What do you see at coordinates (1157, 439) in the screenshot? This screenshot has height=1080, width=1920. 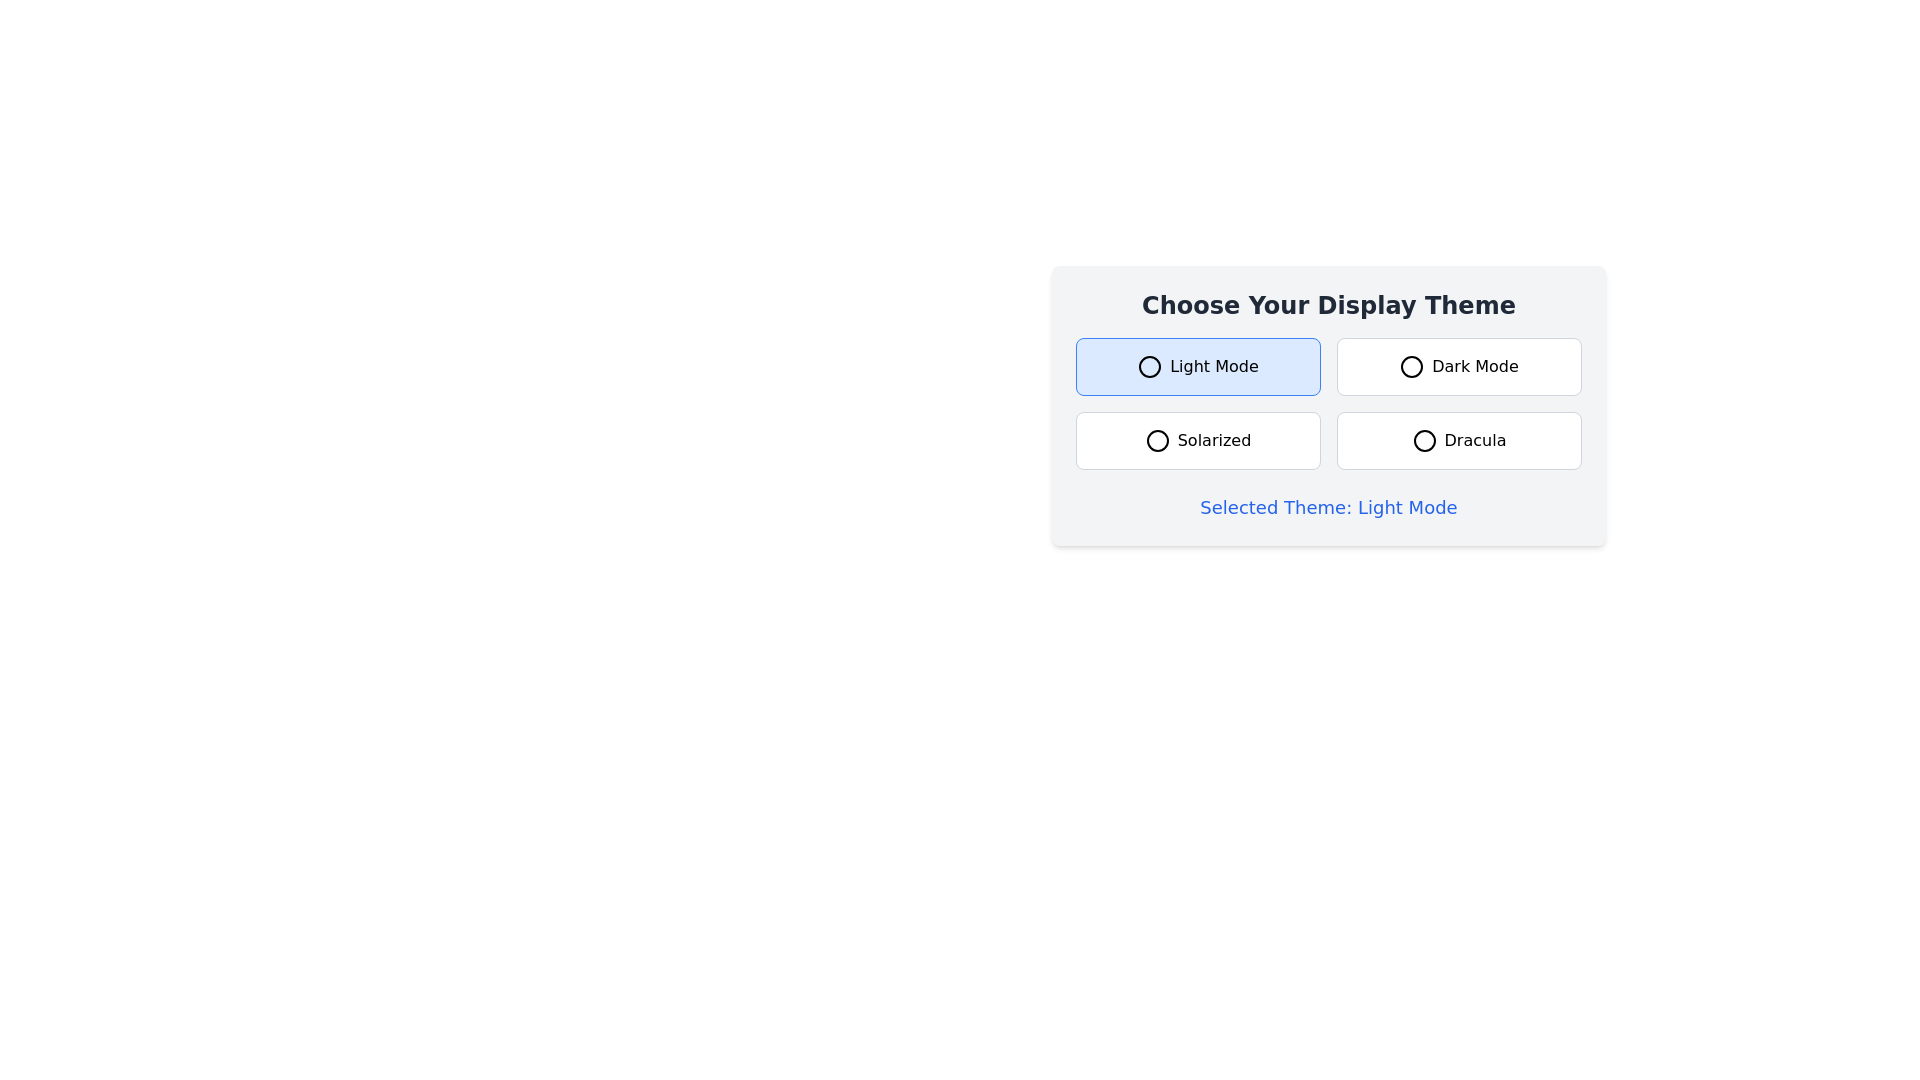 I see `the circular icon with a black outline located to the left of the 'Solarized' text within its button` at bounding box center [1157, 439].